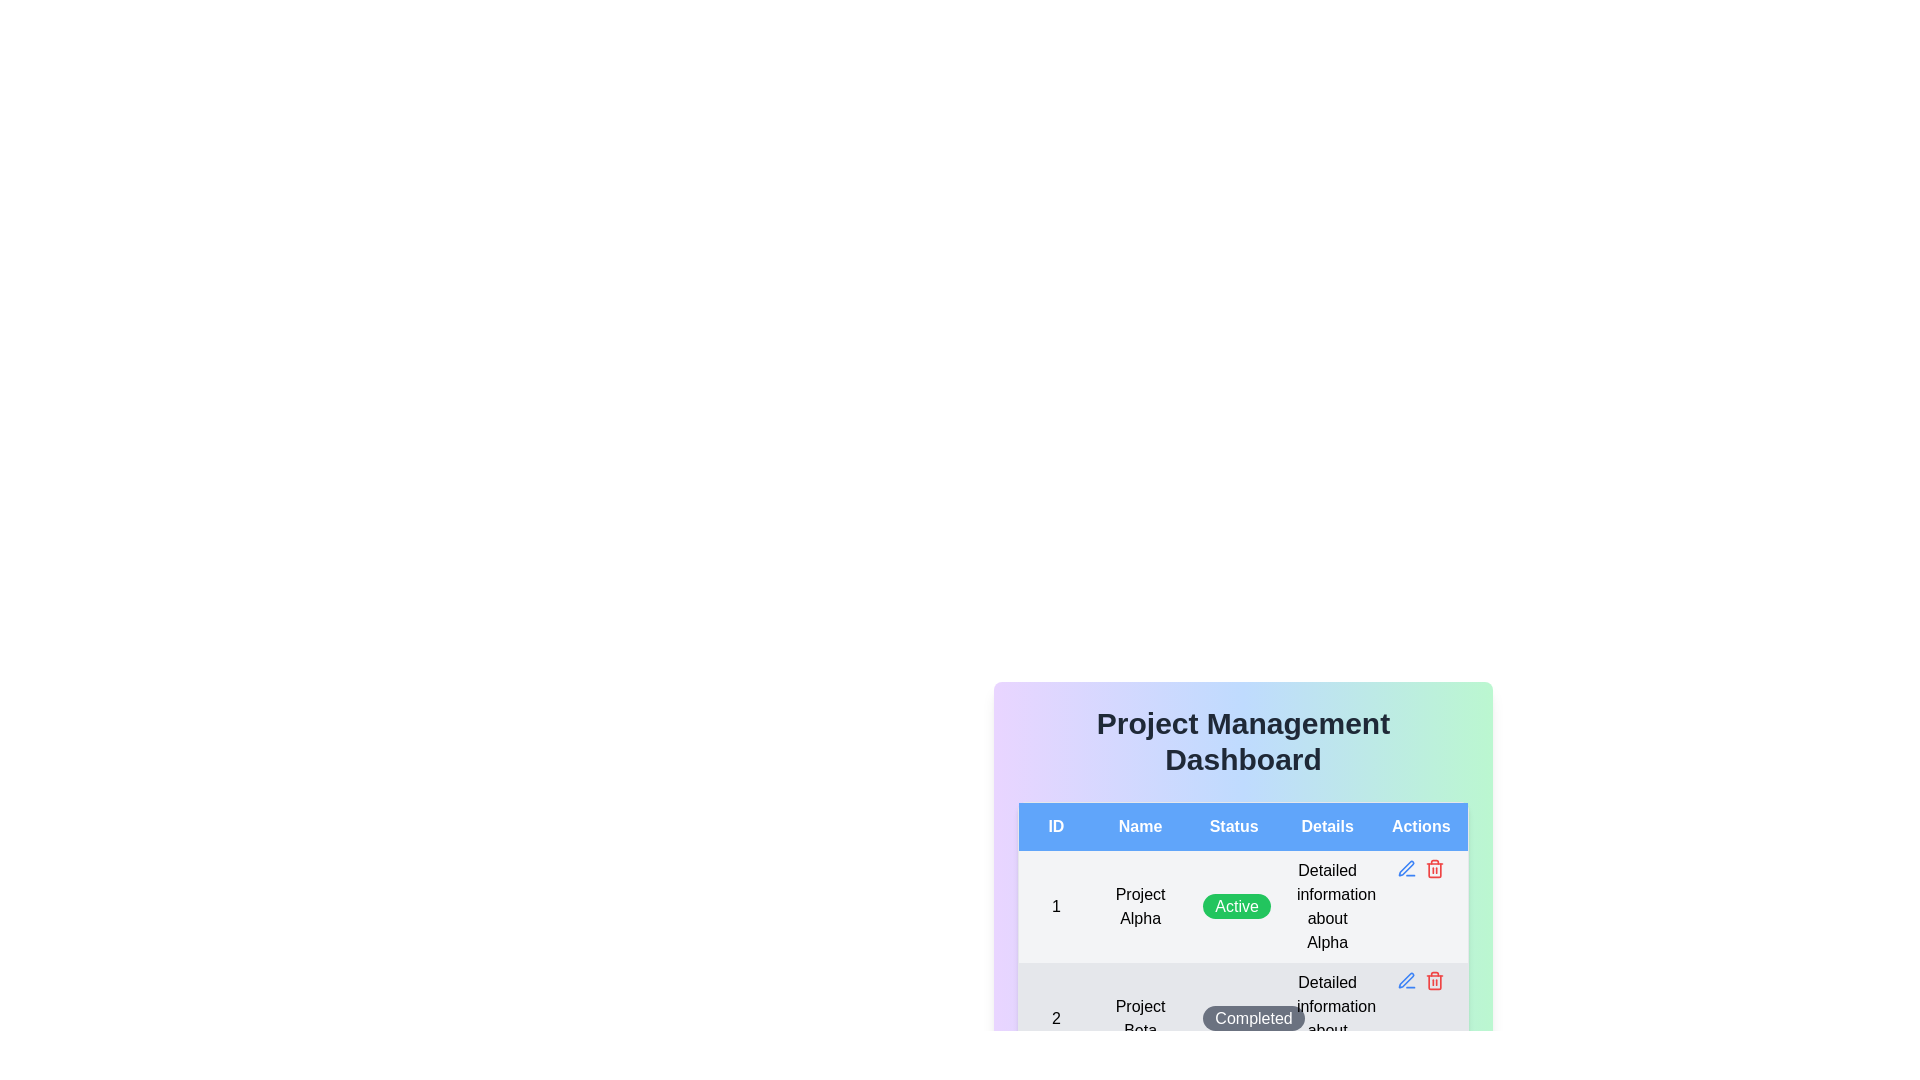  Describe the element at coordinates (1140, 1018) in the screenshot. I see `the 'Project Beta' text label, which is the second item under the 'Name' column in the table` at that location.